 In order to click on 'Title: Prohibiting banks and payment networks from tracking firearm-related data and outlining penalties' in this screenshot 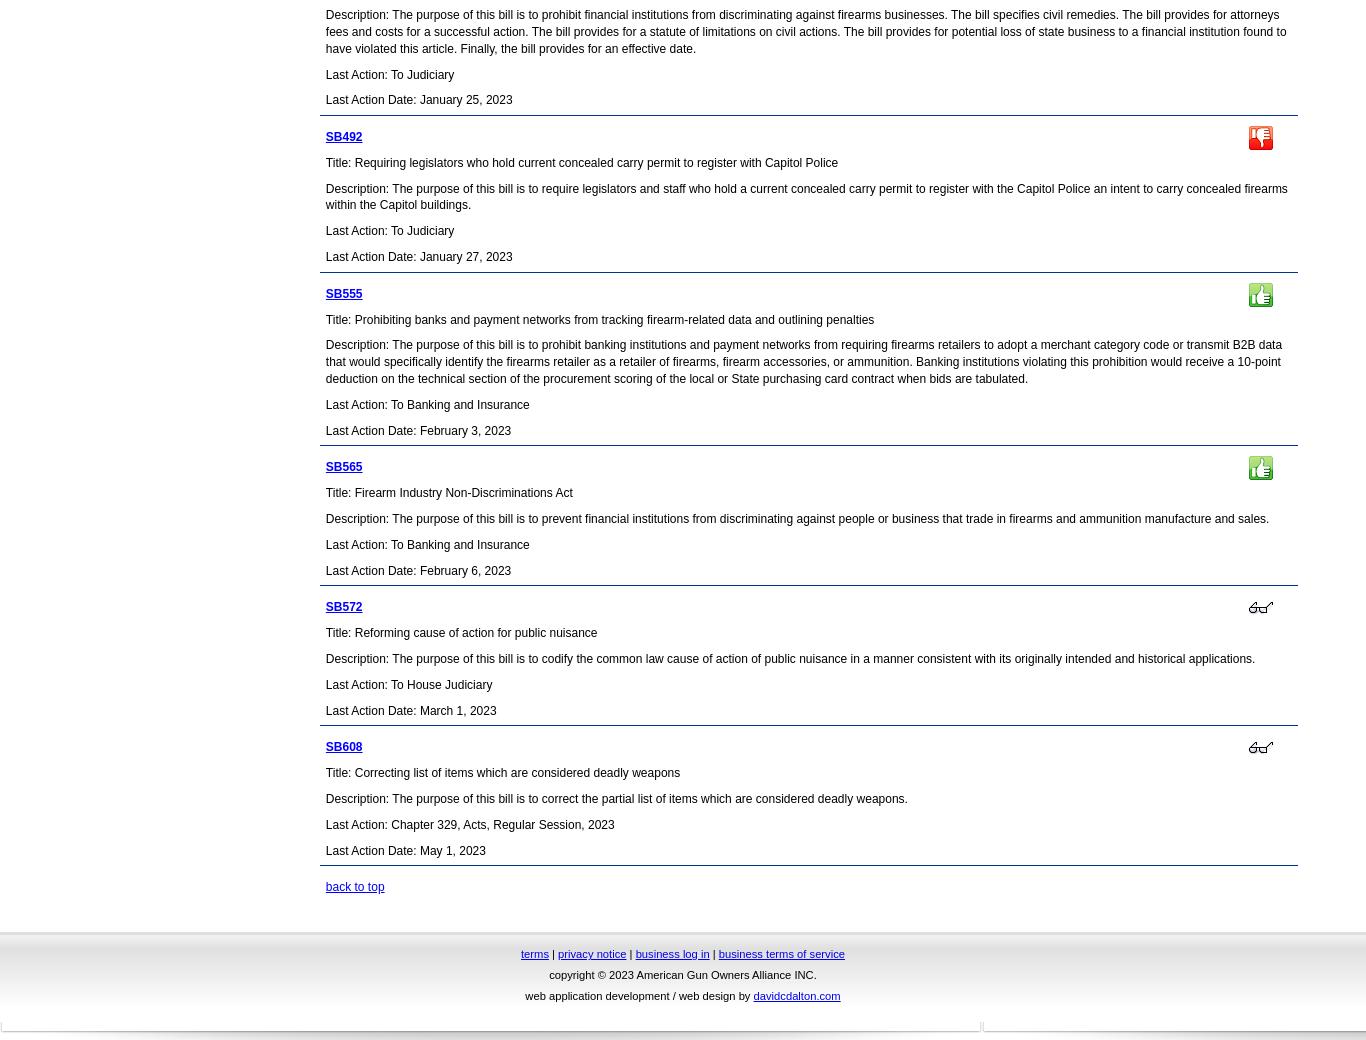, I will do `click(598, 317)`.